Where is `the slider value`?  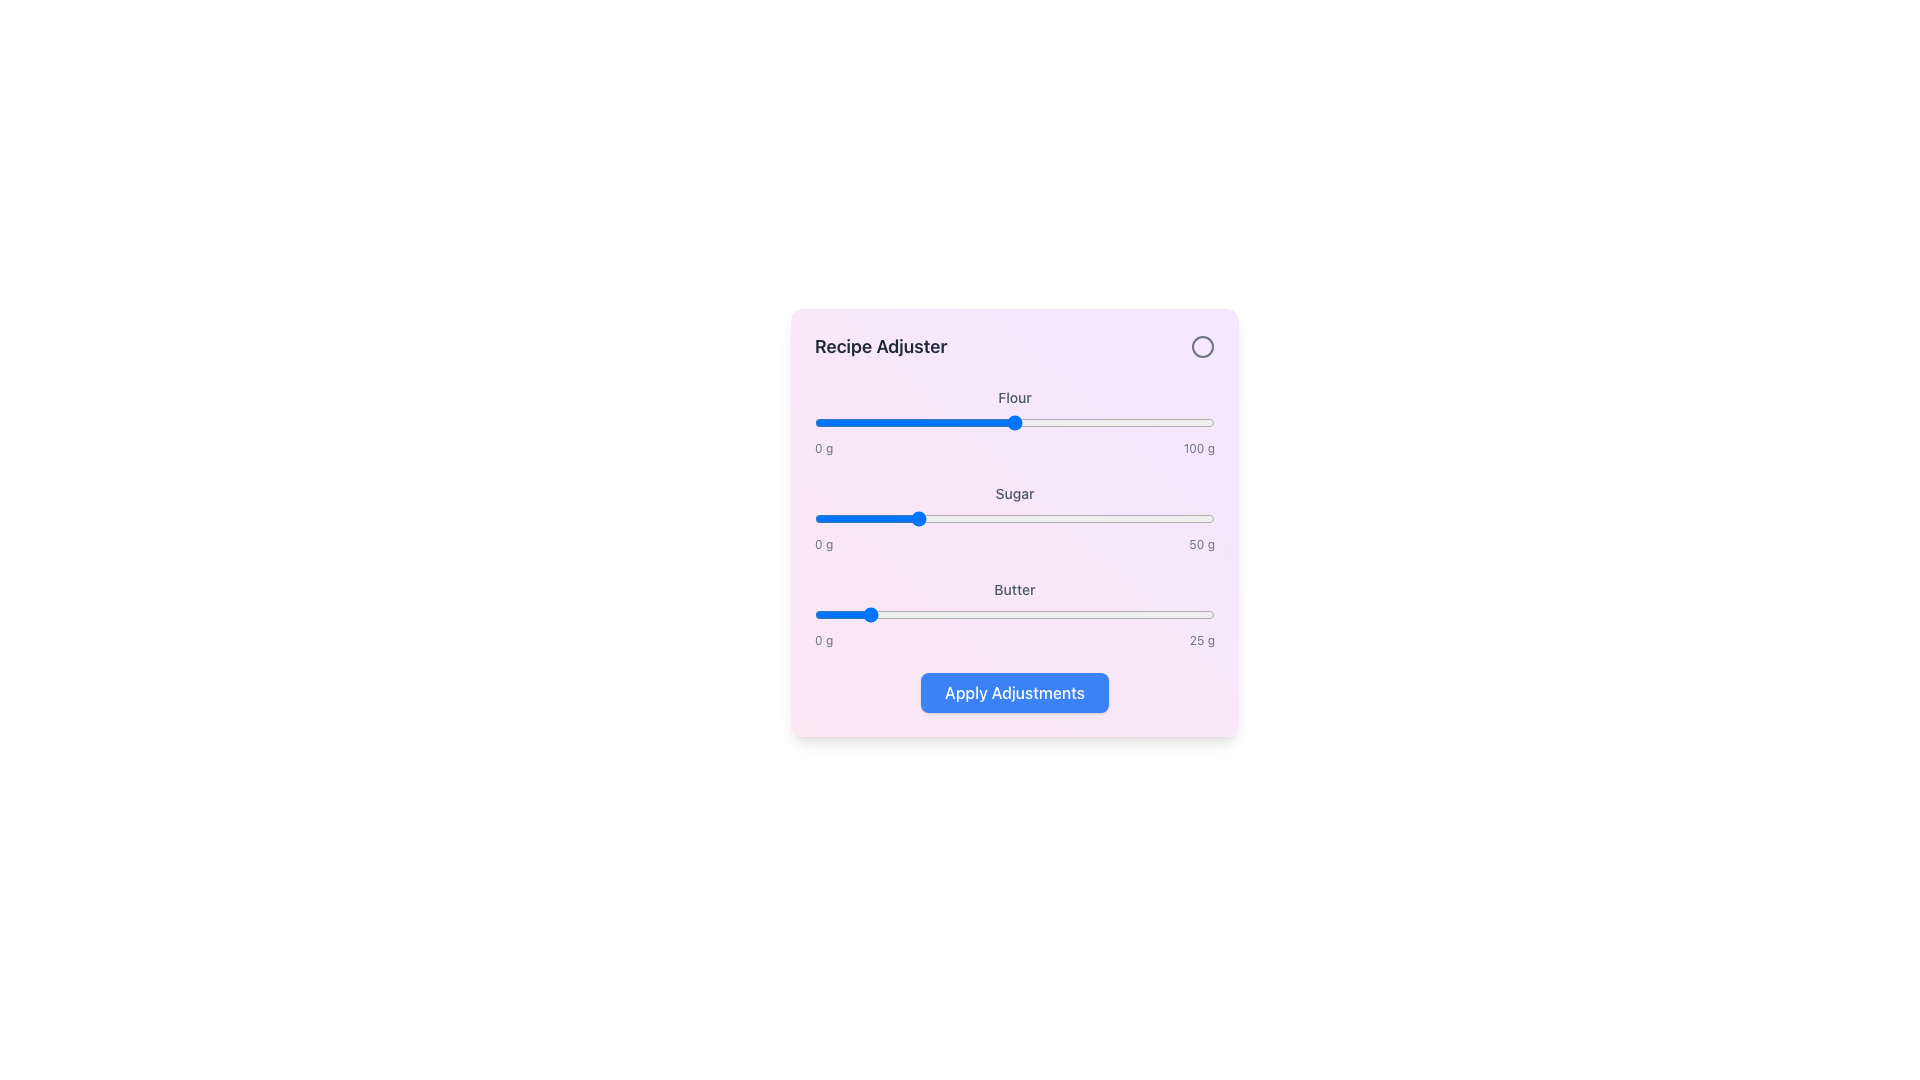
the slider value is located at coordinates (863, 422).